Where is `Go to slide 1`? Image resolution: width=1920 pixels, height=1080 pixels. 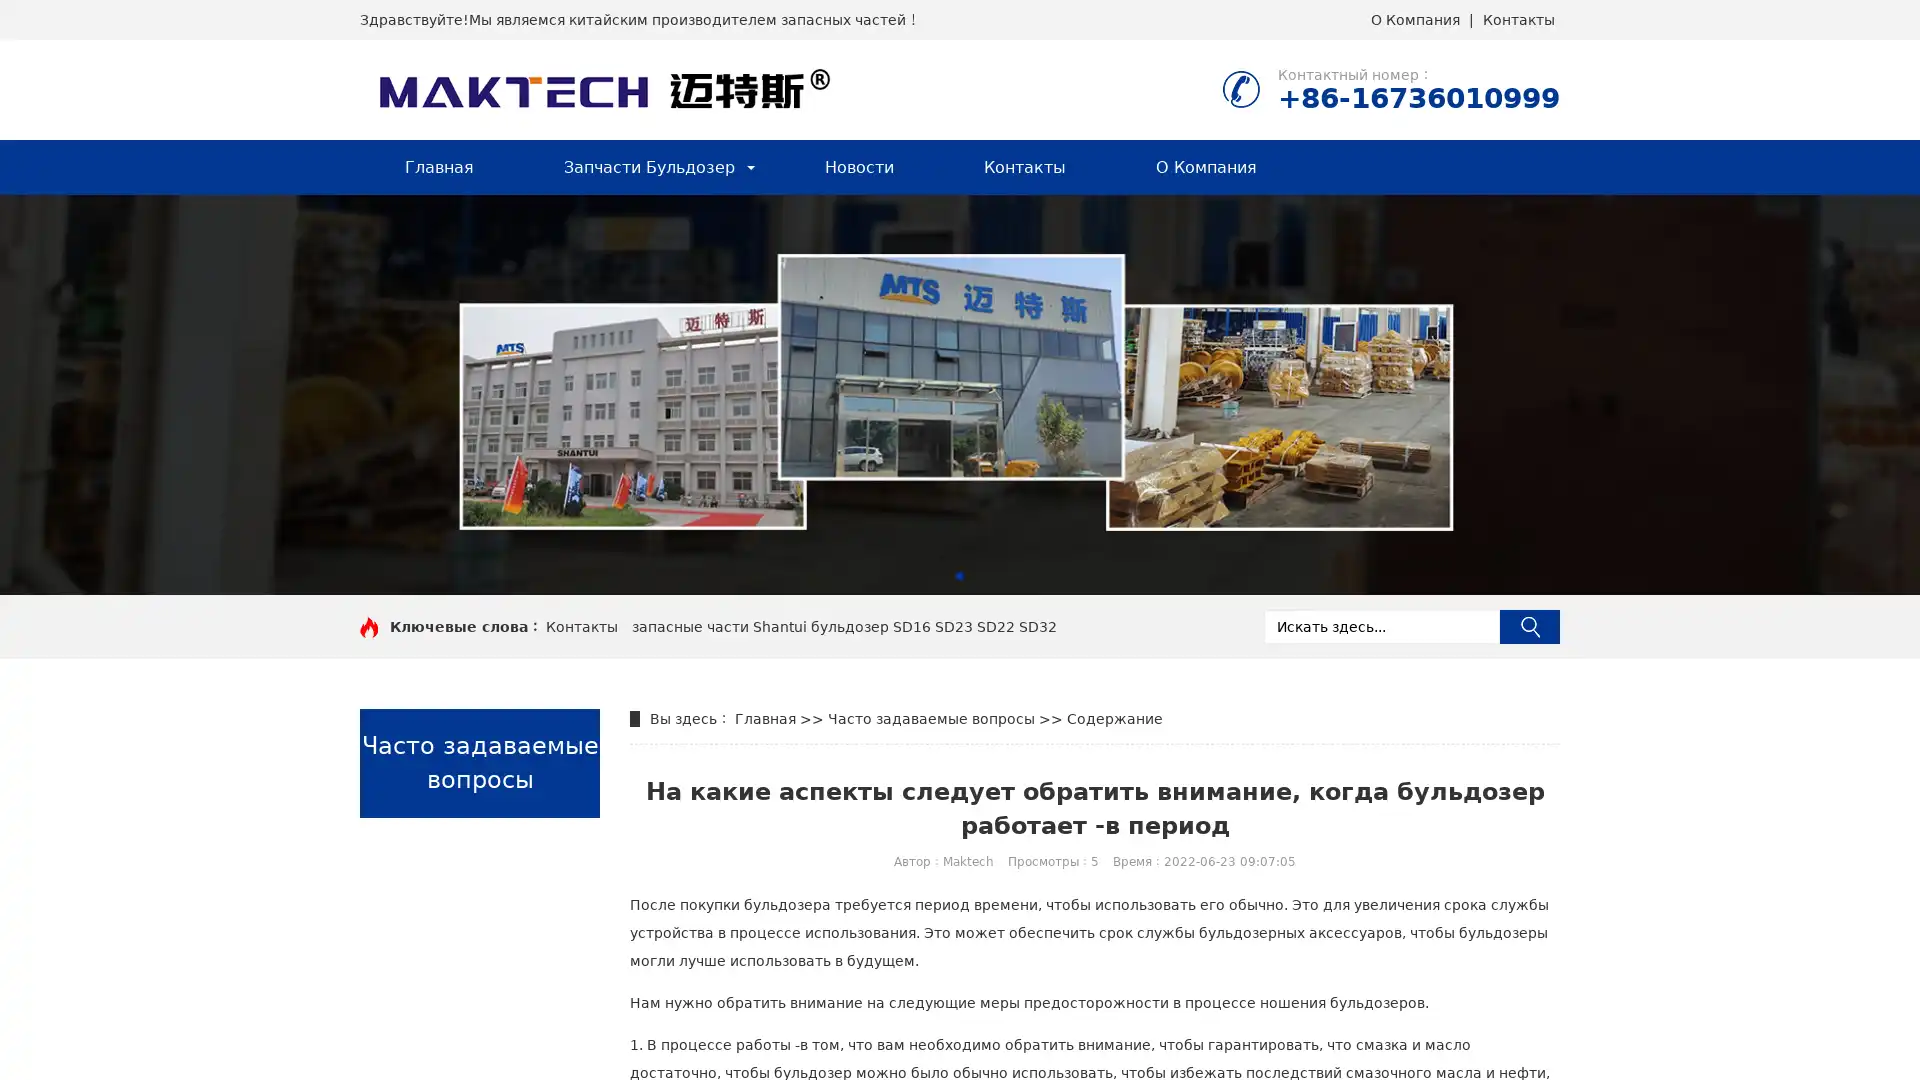 Go to slide 1 is located at coordinates (960, 575).